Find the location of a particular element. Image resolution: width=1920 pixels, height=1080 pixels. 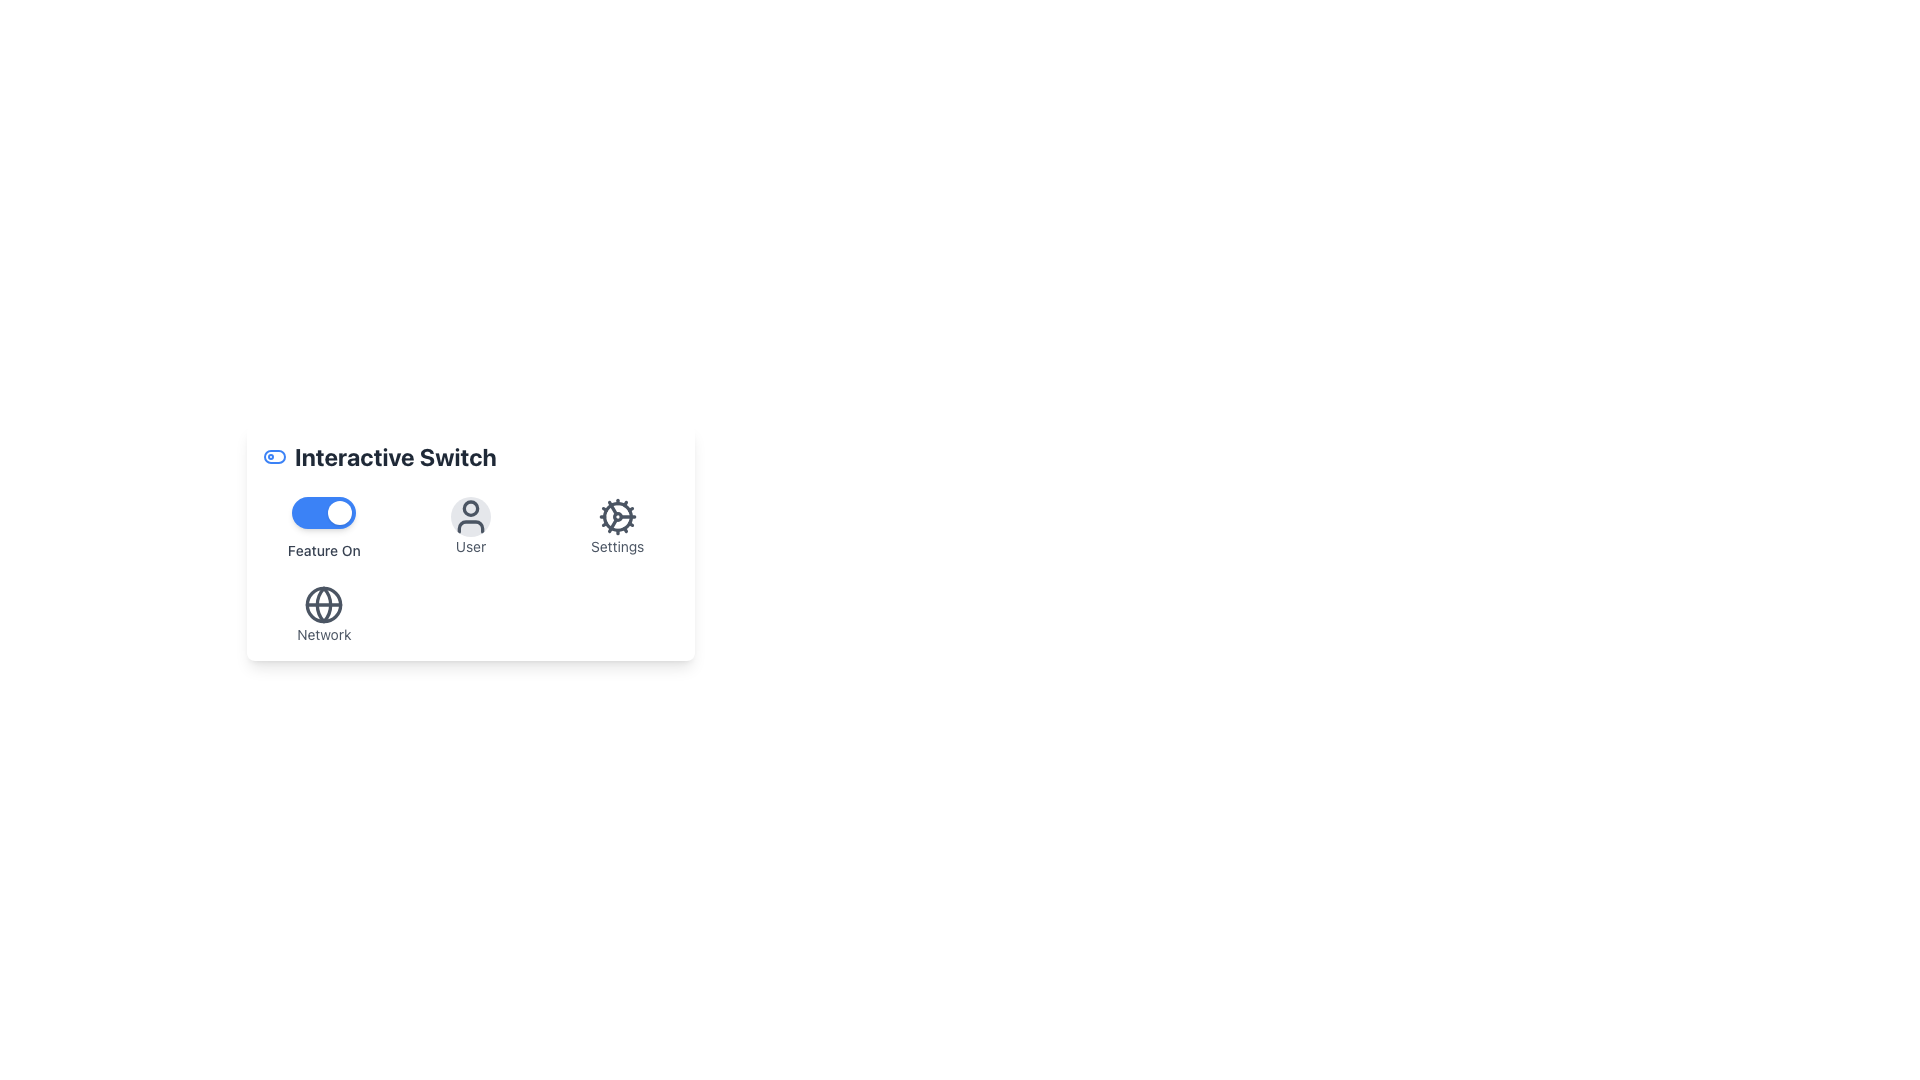

the globe icon representing the 'Network' functionality, which is centered under the heading 'Interactive Switch' is located at coordinates (324, 604).